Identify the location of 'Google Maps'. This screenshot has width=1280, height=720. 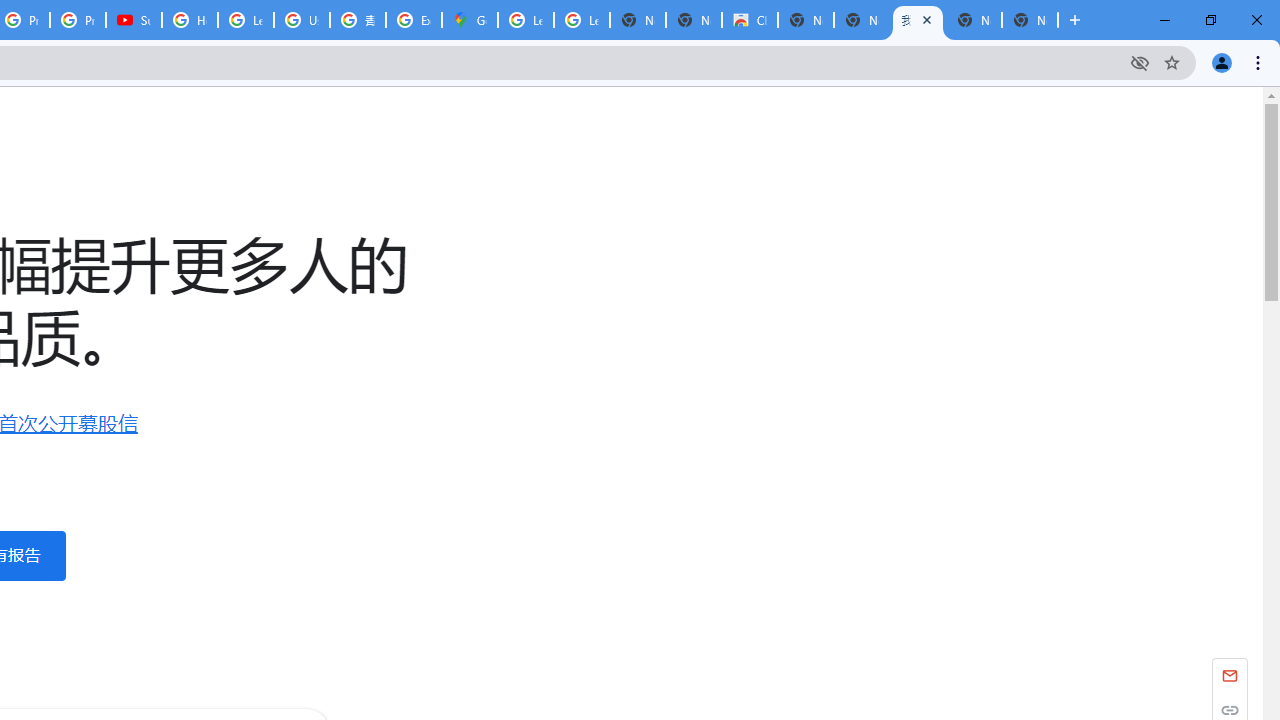
(468, 20).